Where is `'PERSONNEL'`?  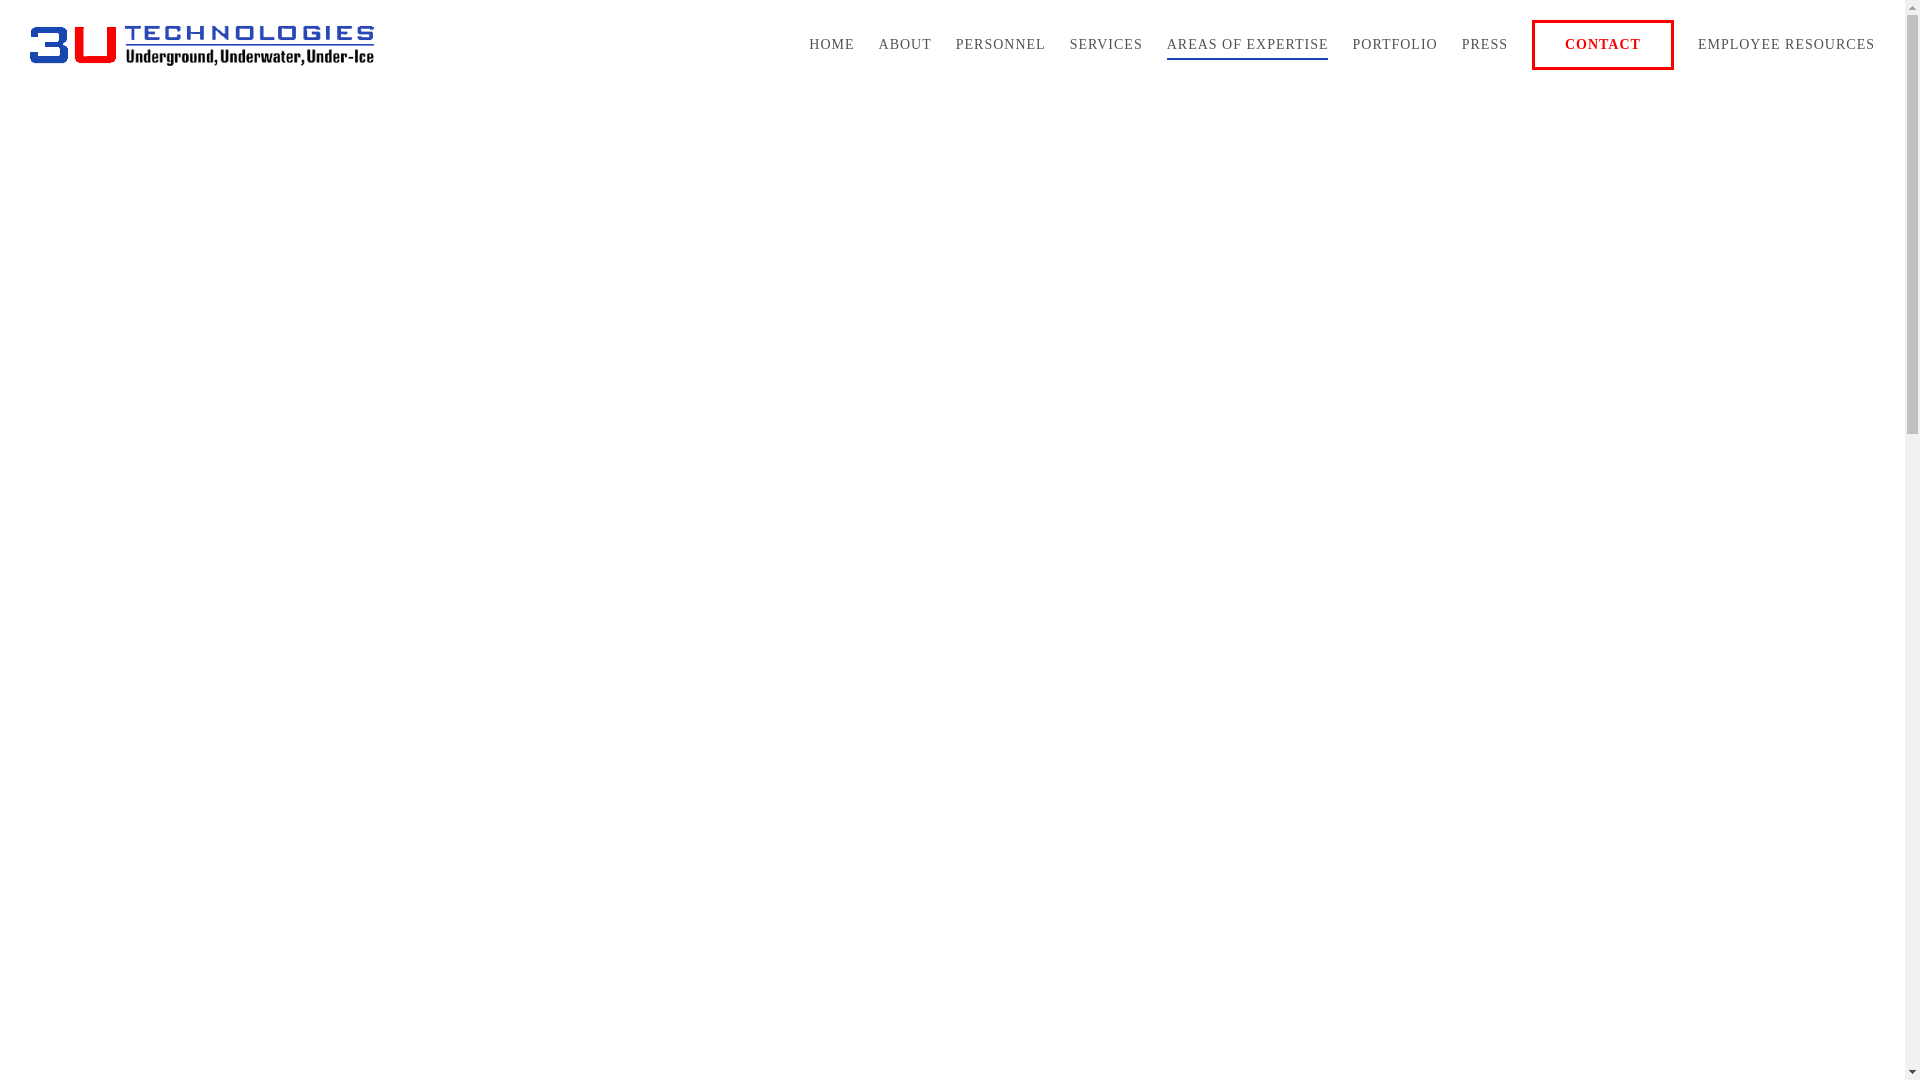
'PERSONNEL' is located at coordinates (1001, 45).